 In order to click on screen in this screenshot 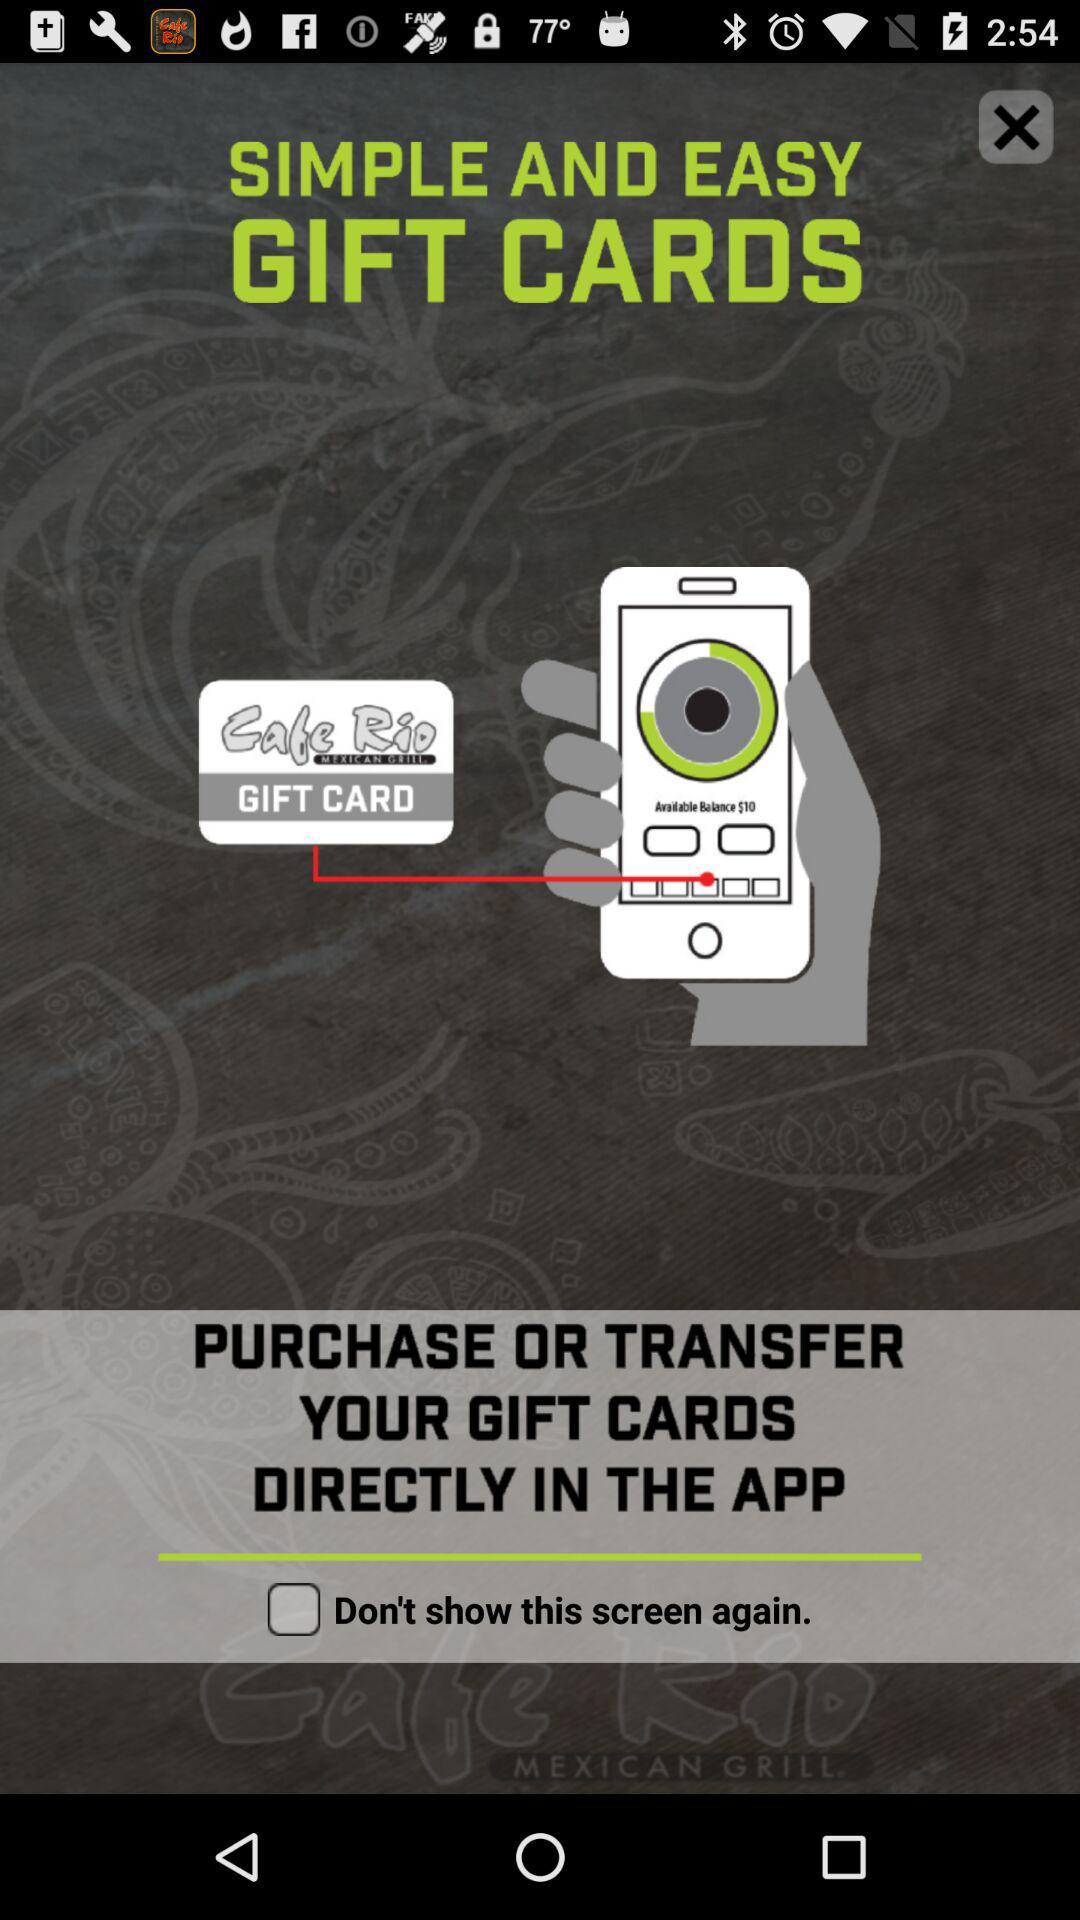, I will do `click(1016, 125)`.